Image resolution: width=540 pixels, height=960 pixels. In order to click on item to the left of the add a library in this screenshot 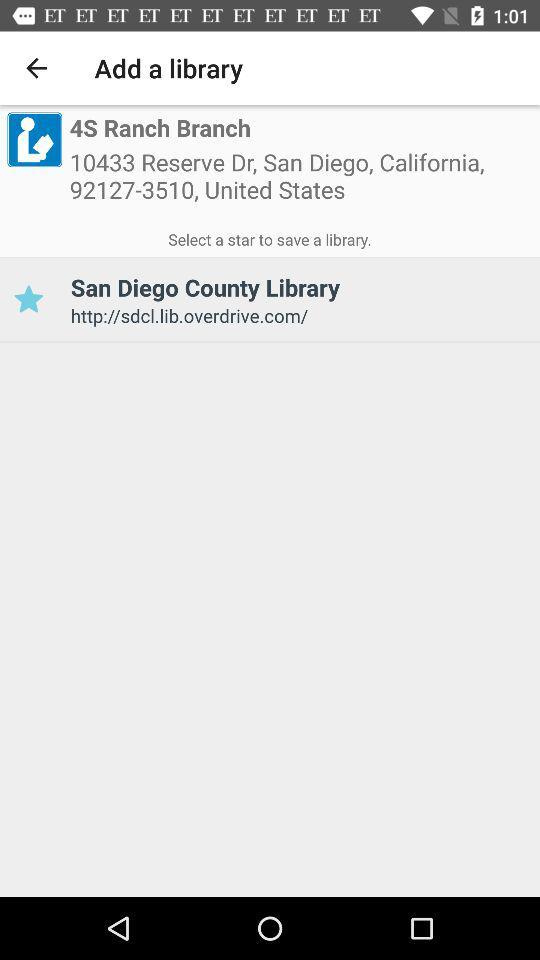, I will do `click(36, 68)`.